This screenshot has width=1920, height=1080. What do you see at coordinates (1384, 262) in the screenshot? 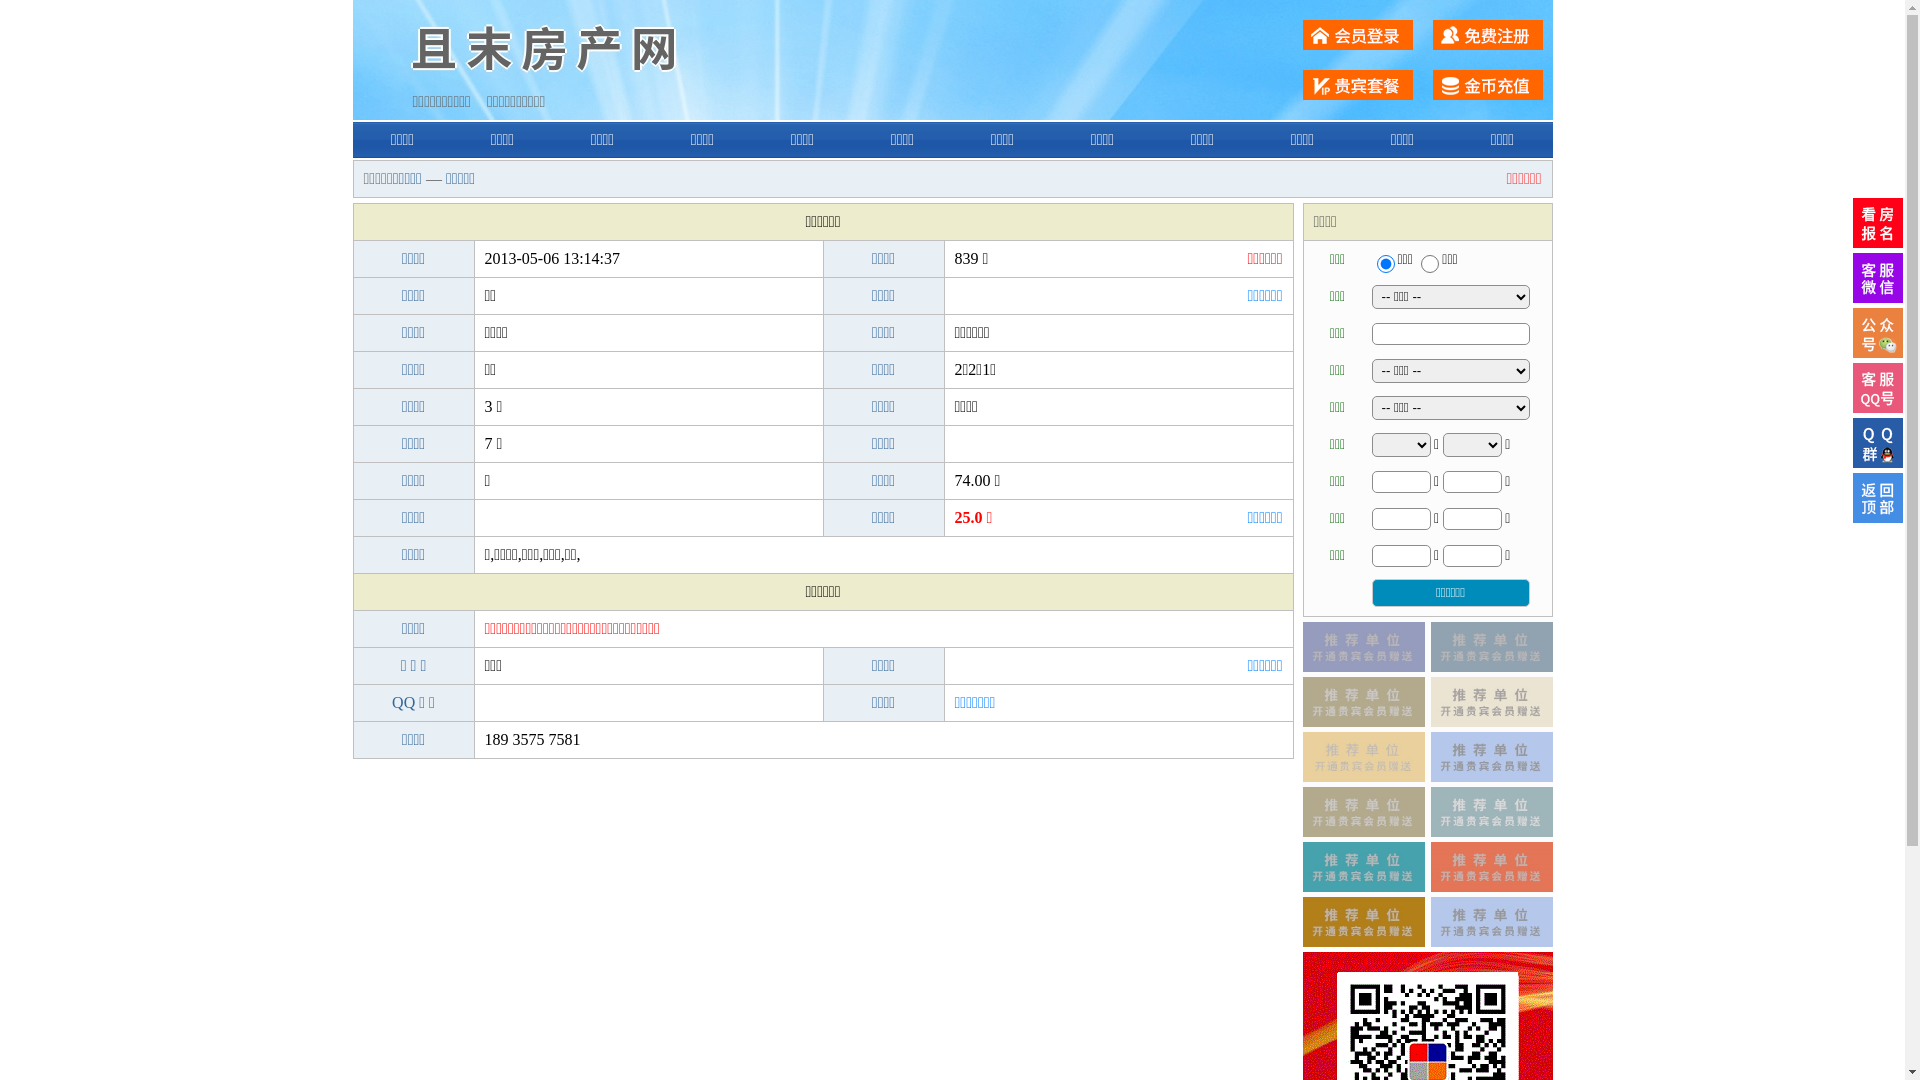
I see `'ershou'` at bounding box center [1384, 262].